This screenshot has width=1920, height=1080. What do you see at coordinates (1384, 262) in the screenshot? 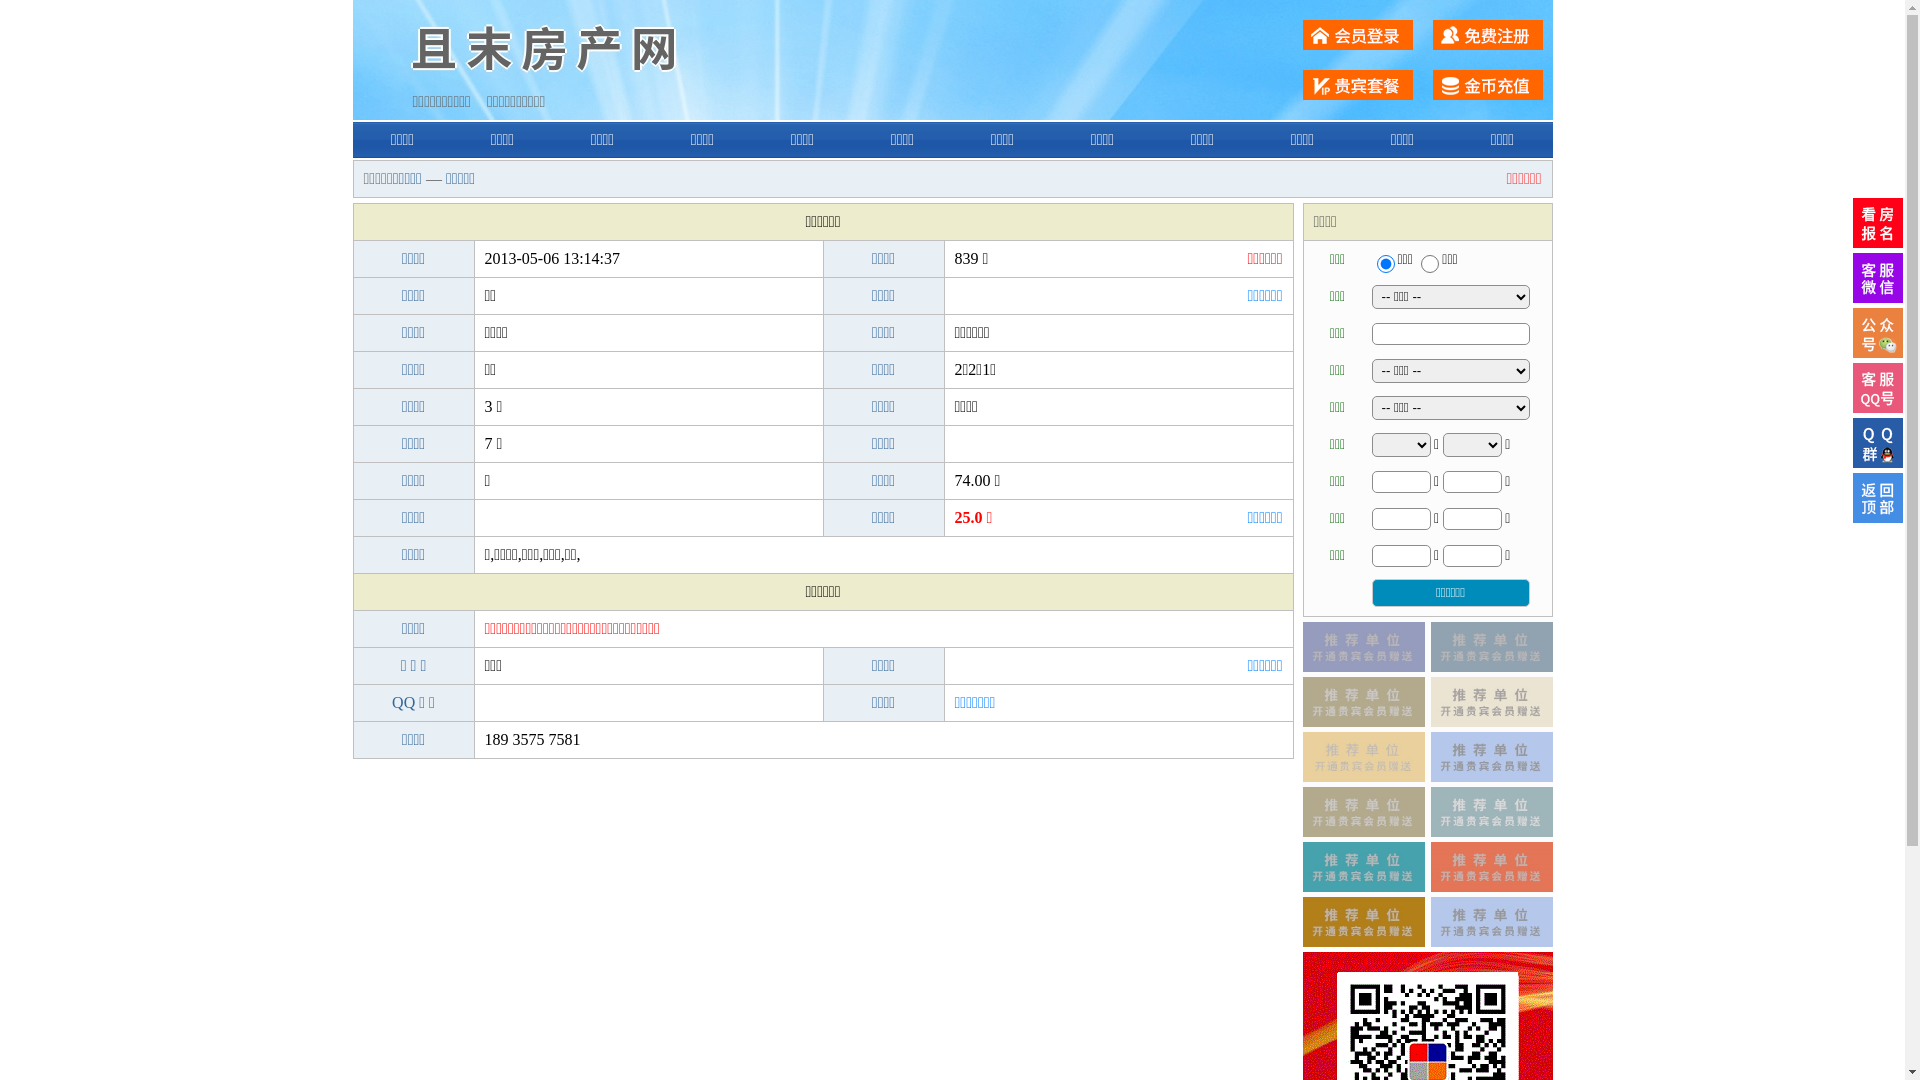
I see `'ershou'` at bounding box center [1384, 262].